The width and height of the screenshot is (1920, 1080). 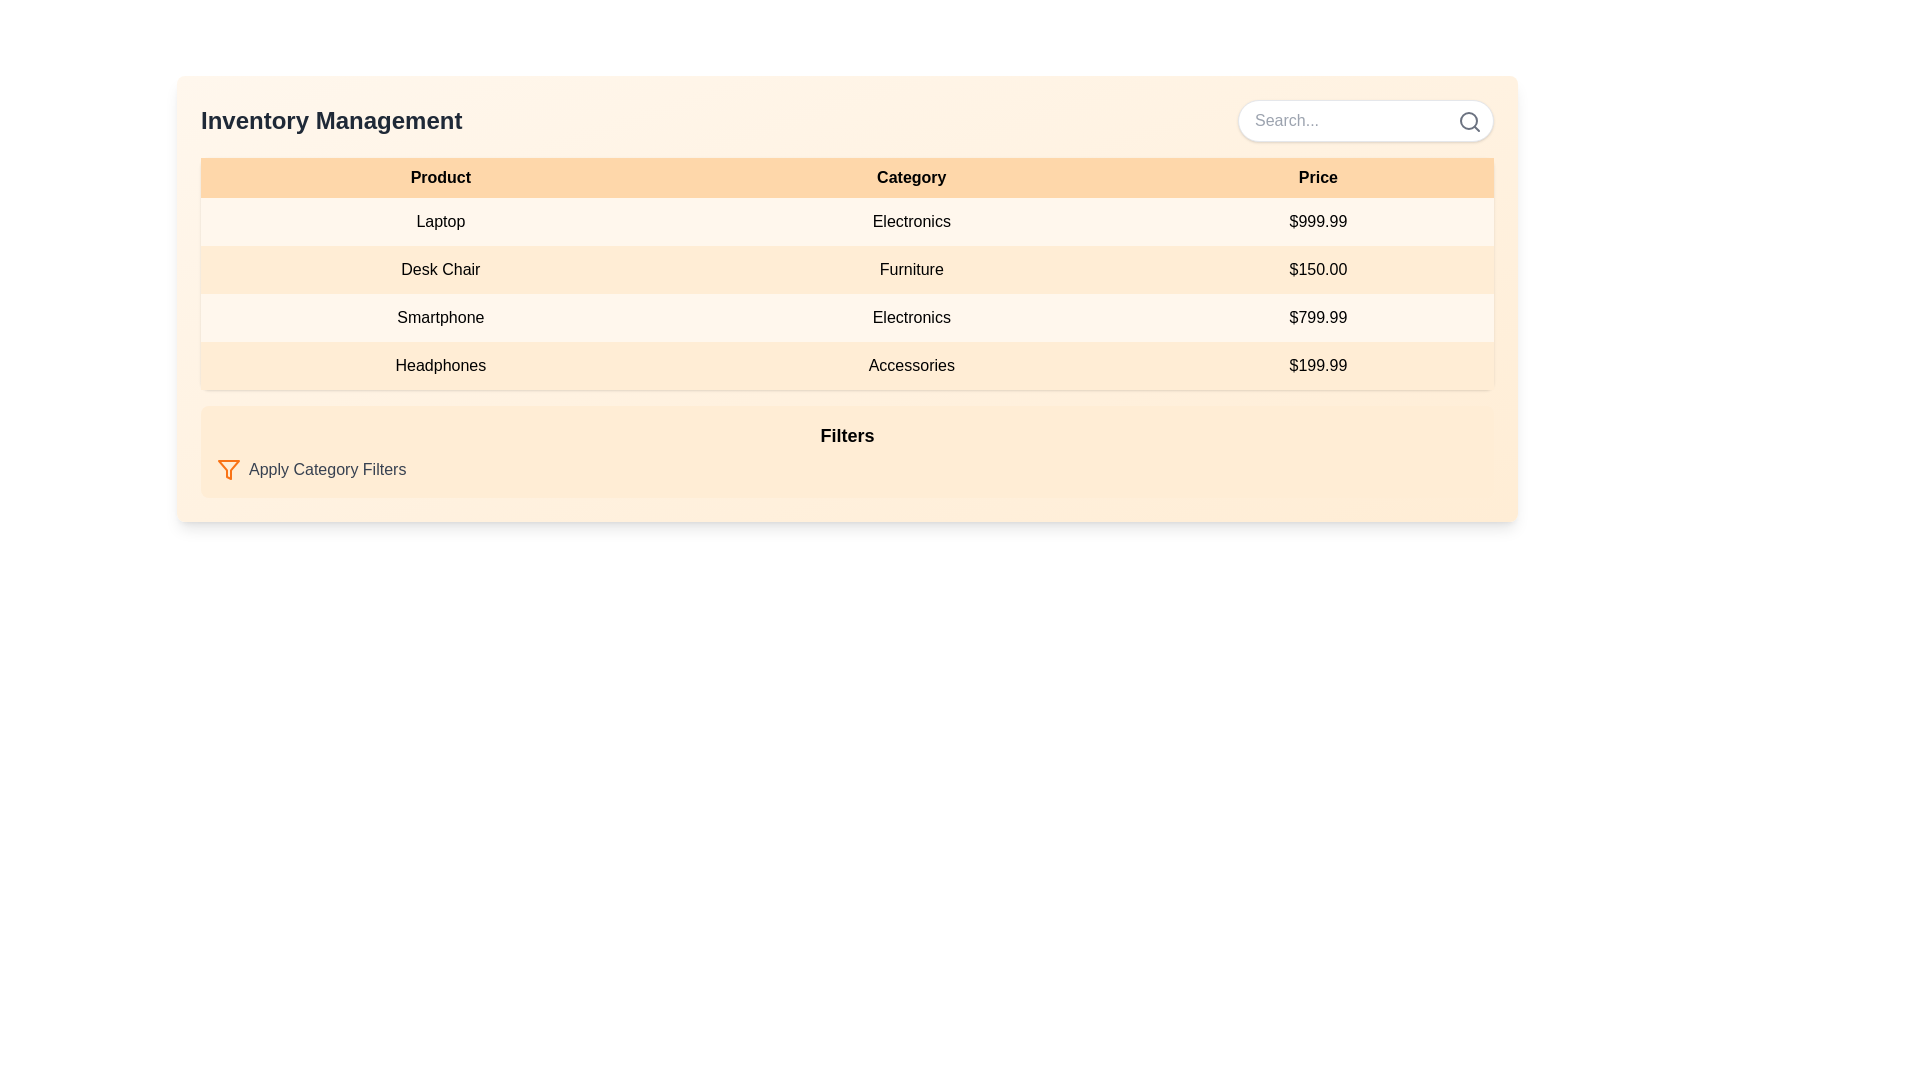 What do you see at coordinates (439, 222) in the screenshot?
I see `the static label in the first column under the 'Product' header of the table, which represents the name of a product` at bounding box center [439, 222].